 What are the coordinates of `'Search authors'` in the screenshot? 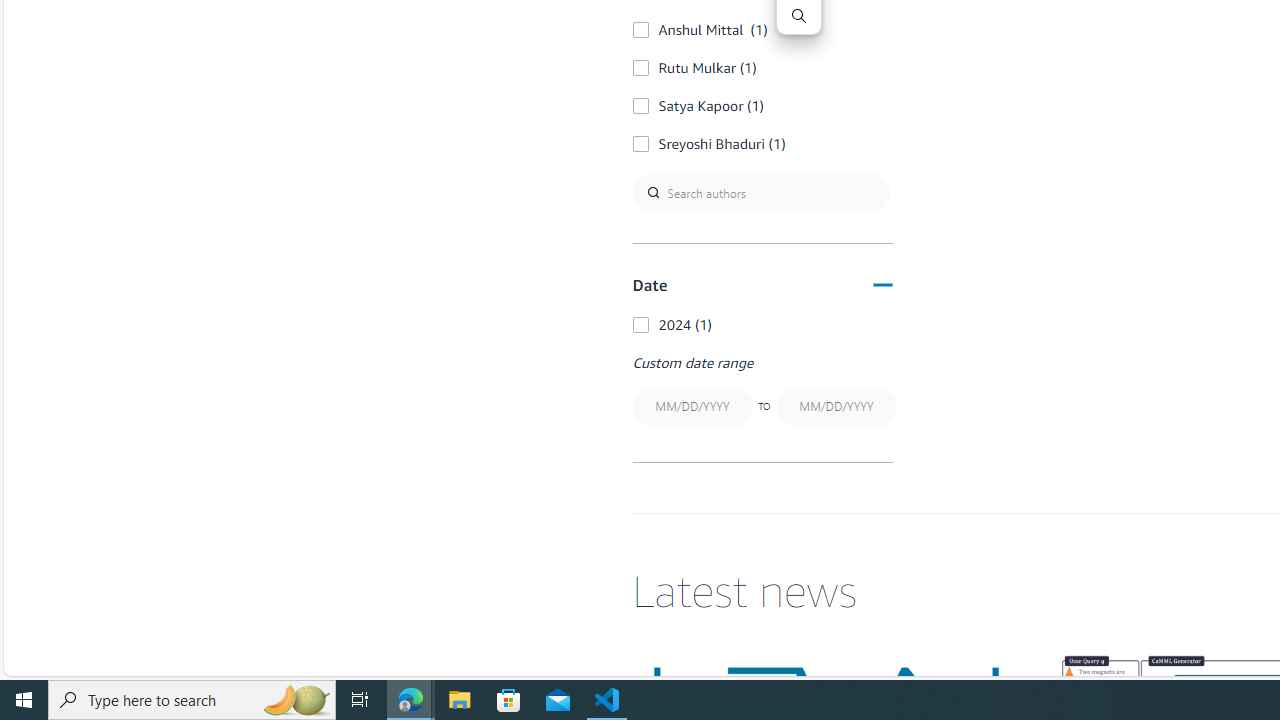 It's located at (759, 192).